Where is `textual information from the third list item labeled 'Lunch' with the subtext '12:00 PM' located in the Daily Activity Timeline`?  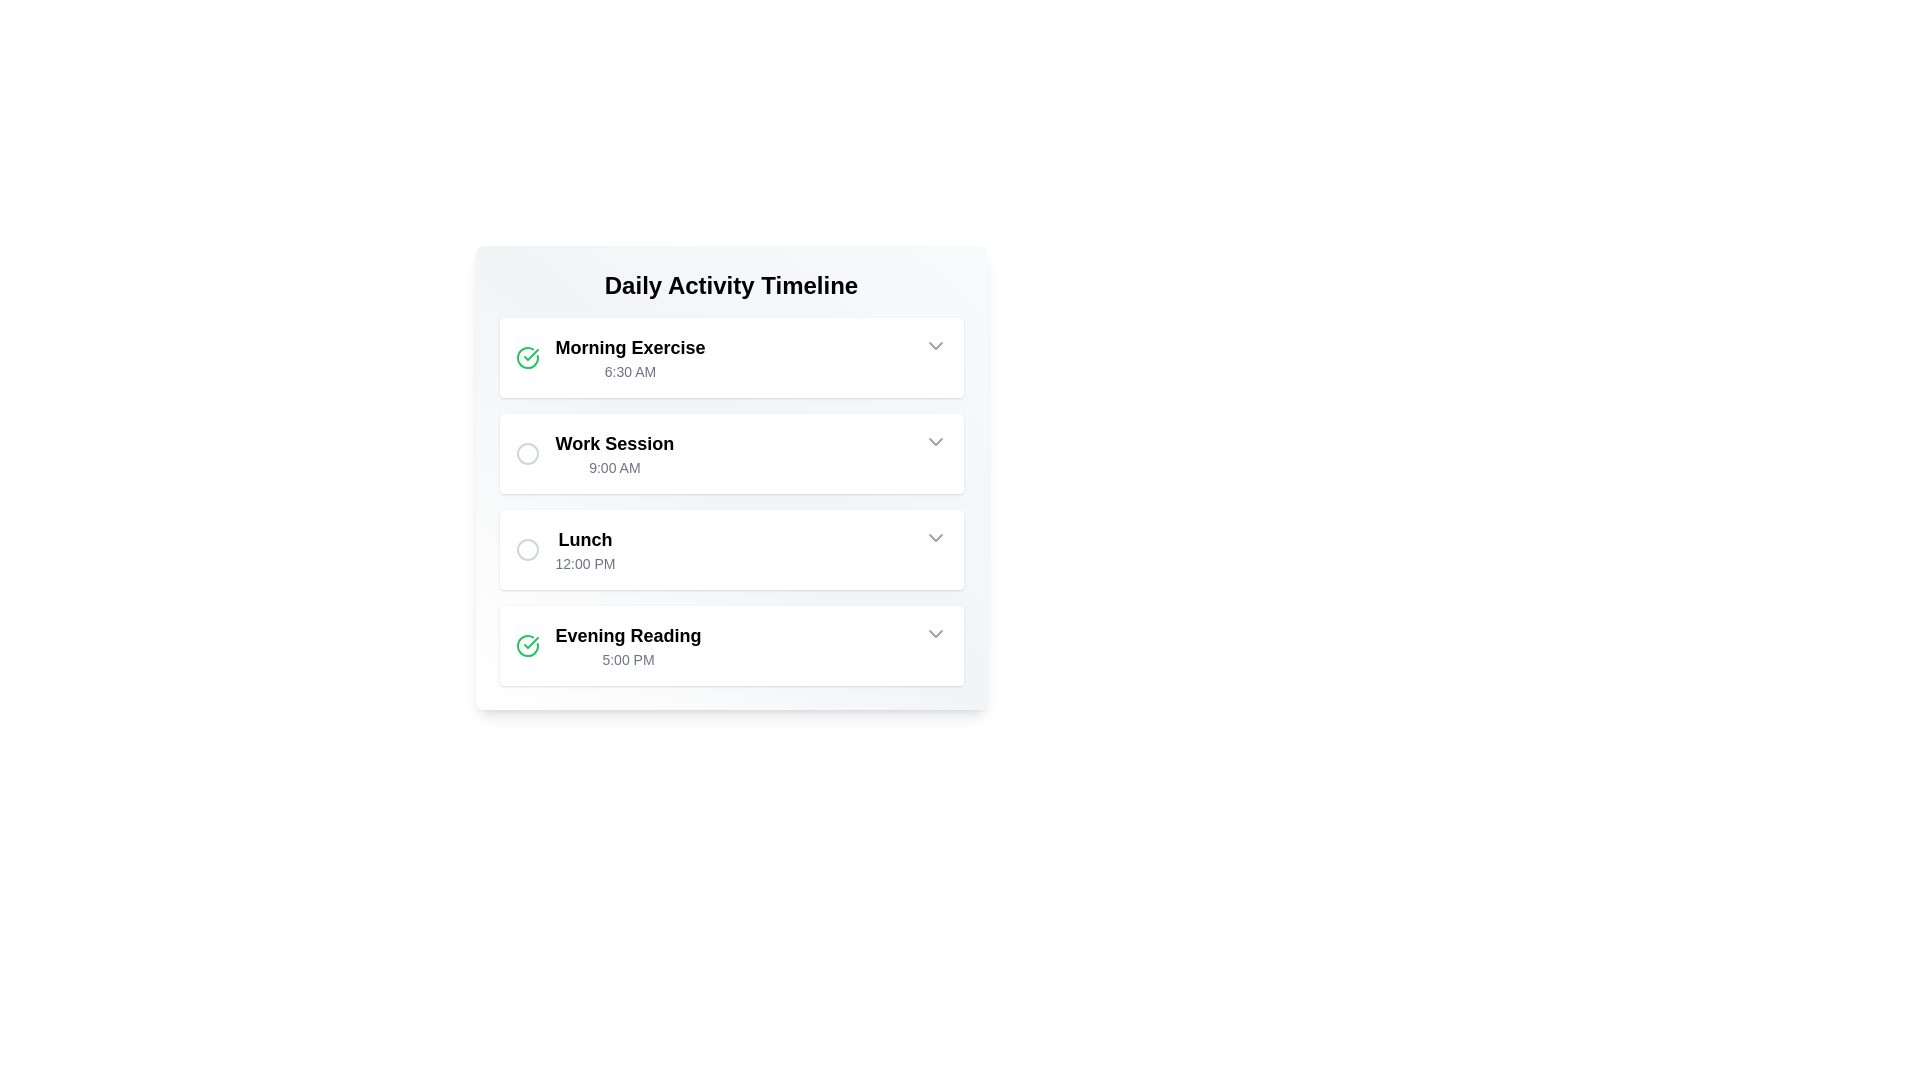 textual information from the third list item labeled 'Lunch' with the subtext '12:00 PM' located in the Daily Activity Timeline is located at coordinates (584, 550).